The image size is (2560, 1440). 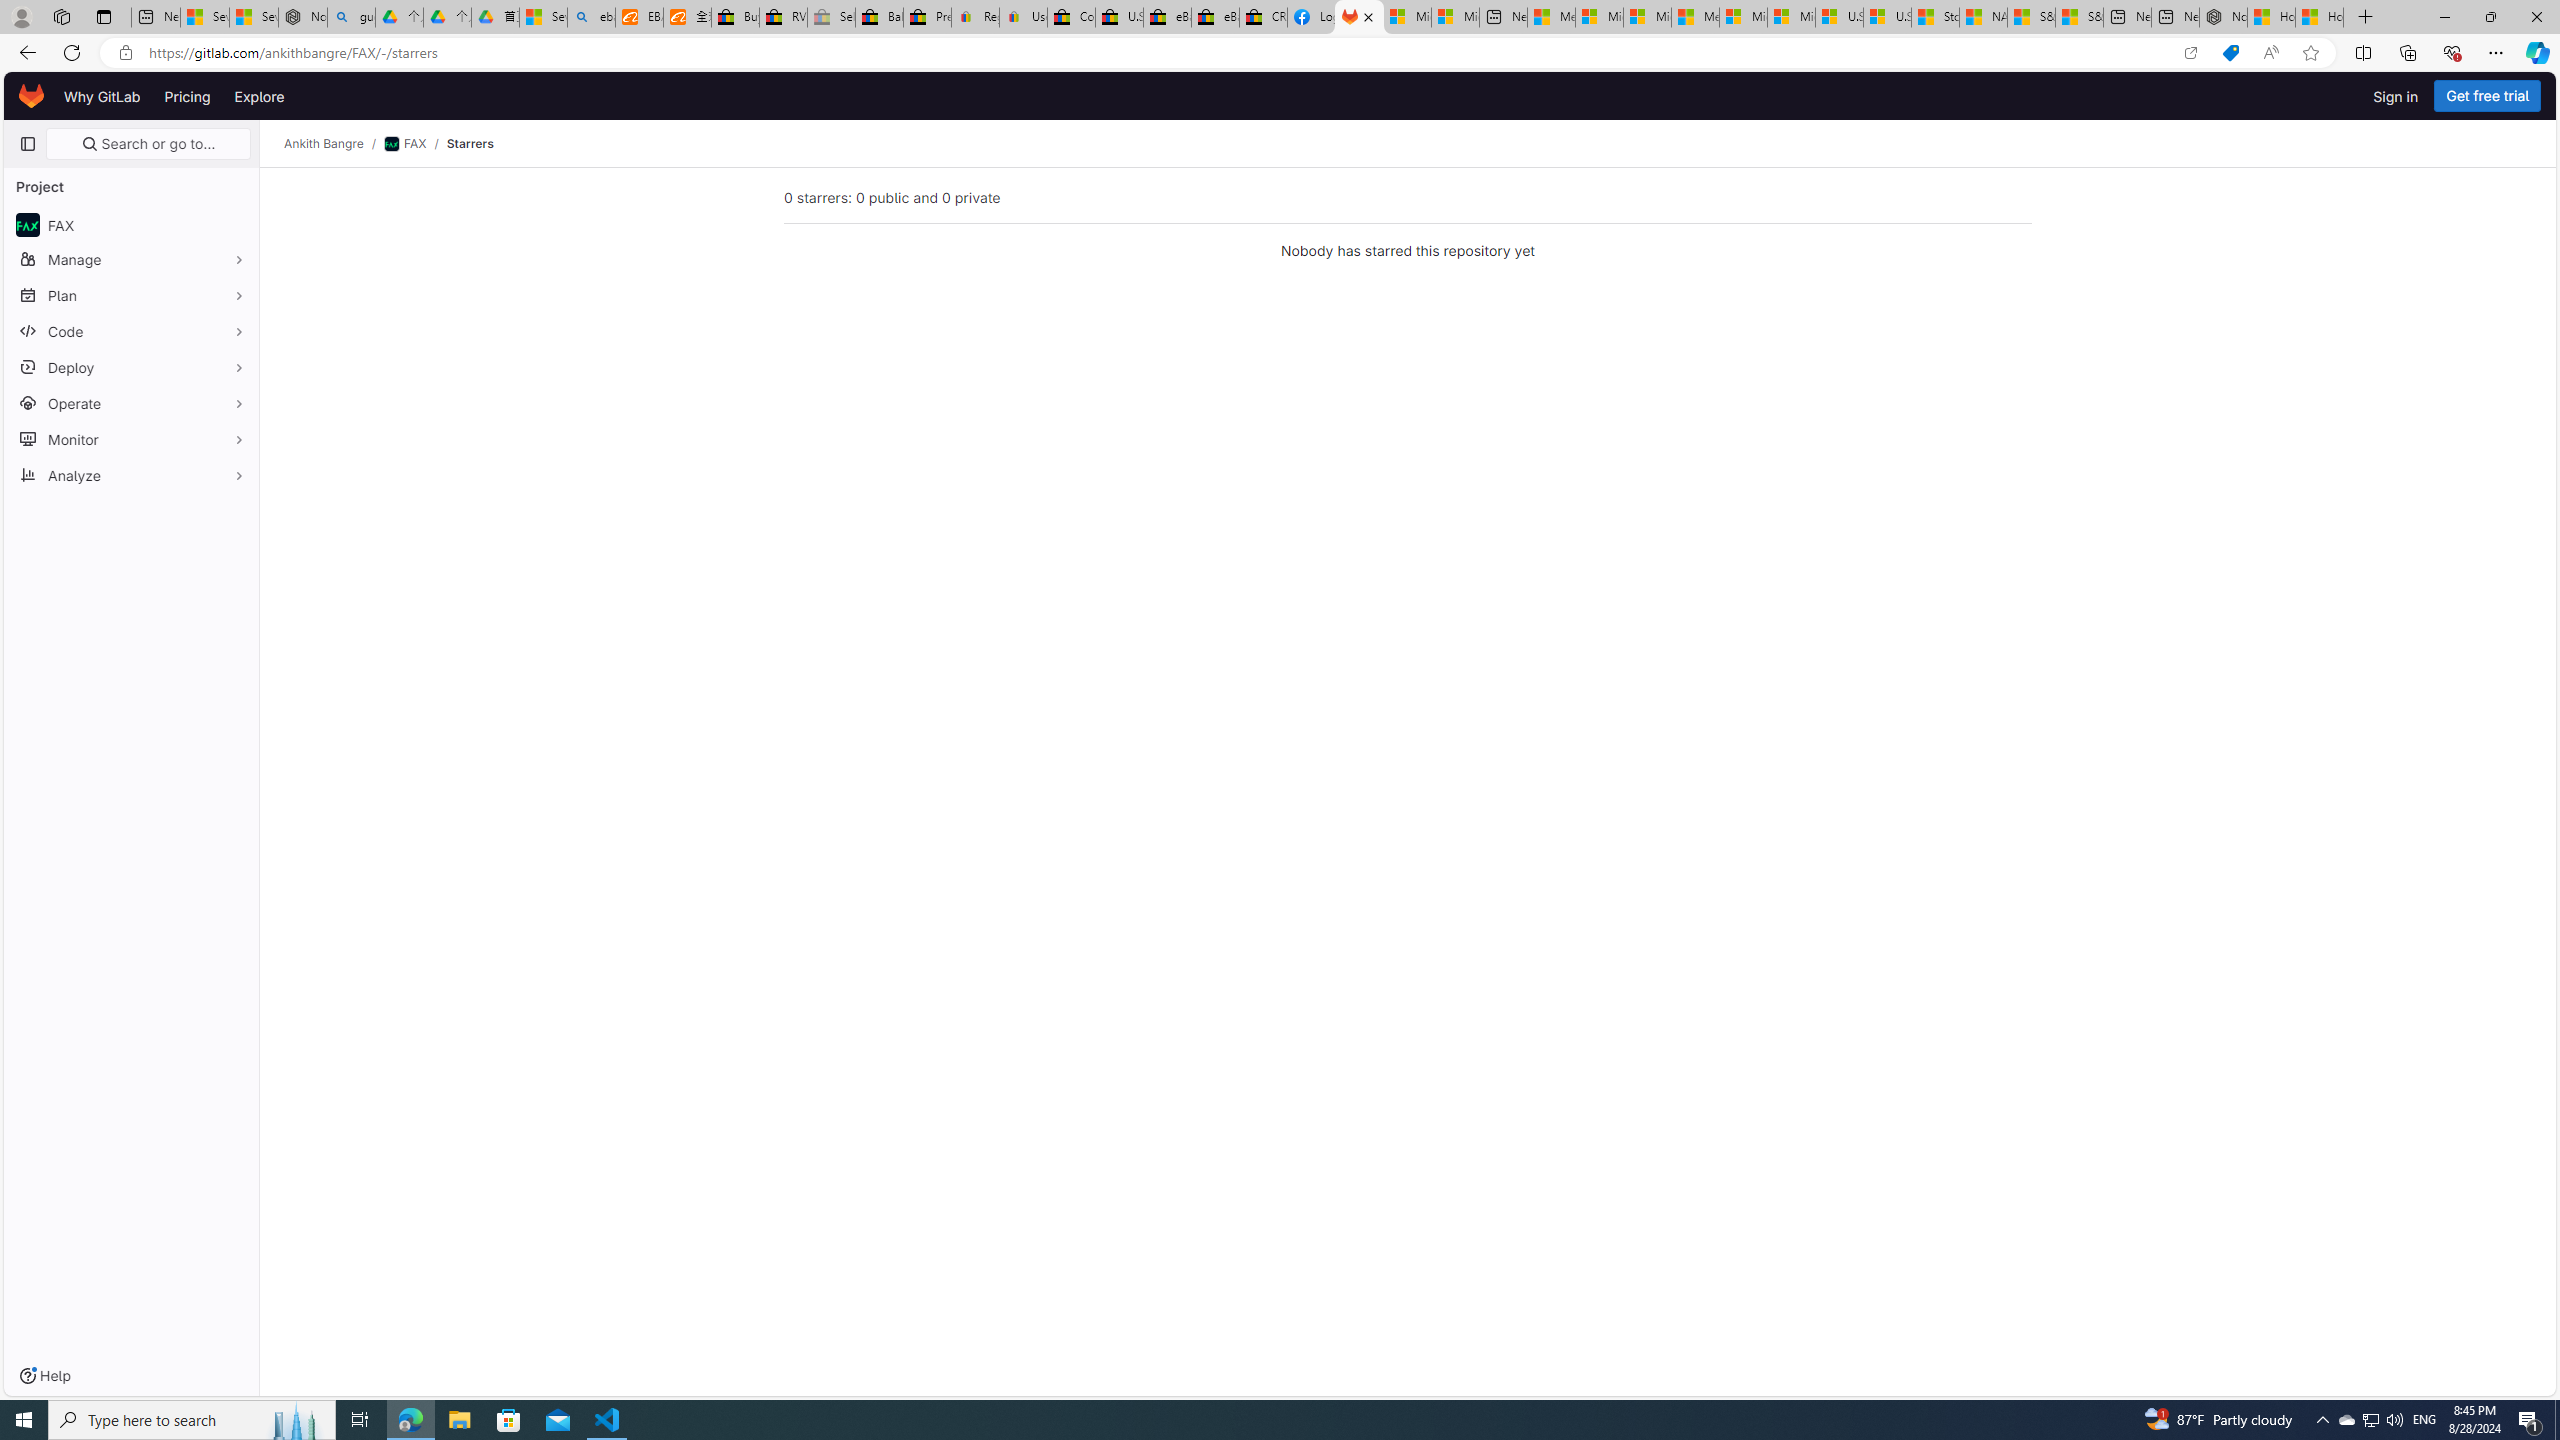 I want to click on 'Monitor', so click(x=130, y=438).